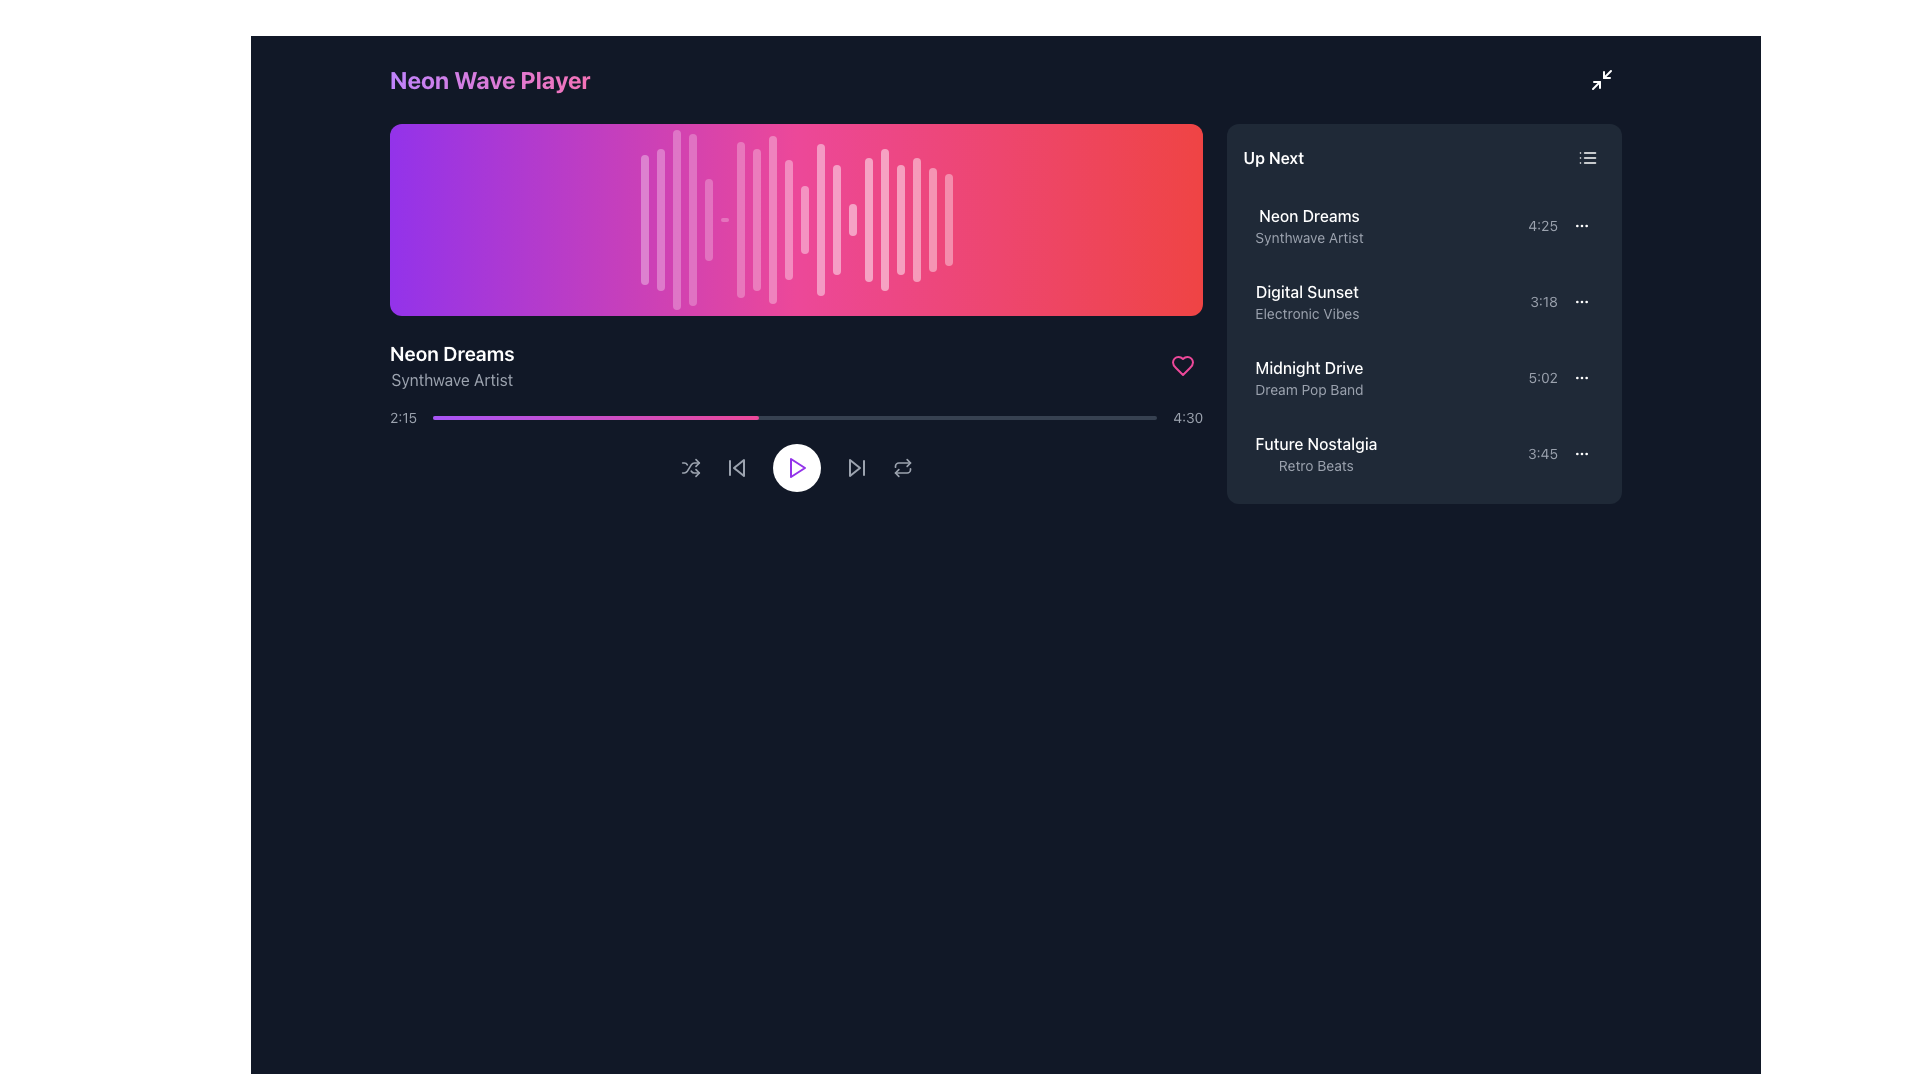  Describe the element at coordinates (1120, 416) in the screenshot. I see `the media progress` at that location.